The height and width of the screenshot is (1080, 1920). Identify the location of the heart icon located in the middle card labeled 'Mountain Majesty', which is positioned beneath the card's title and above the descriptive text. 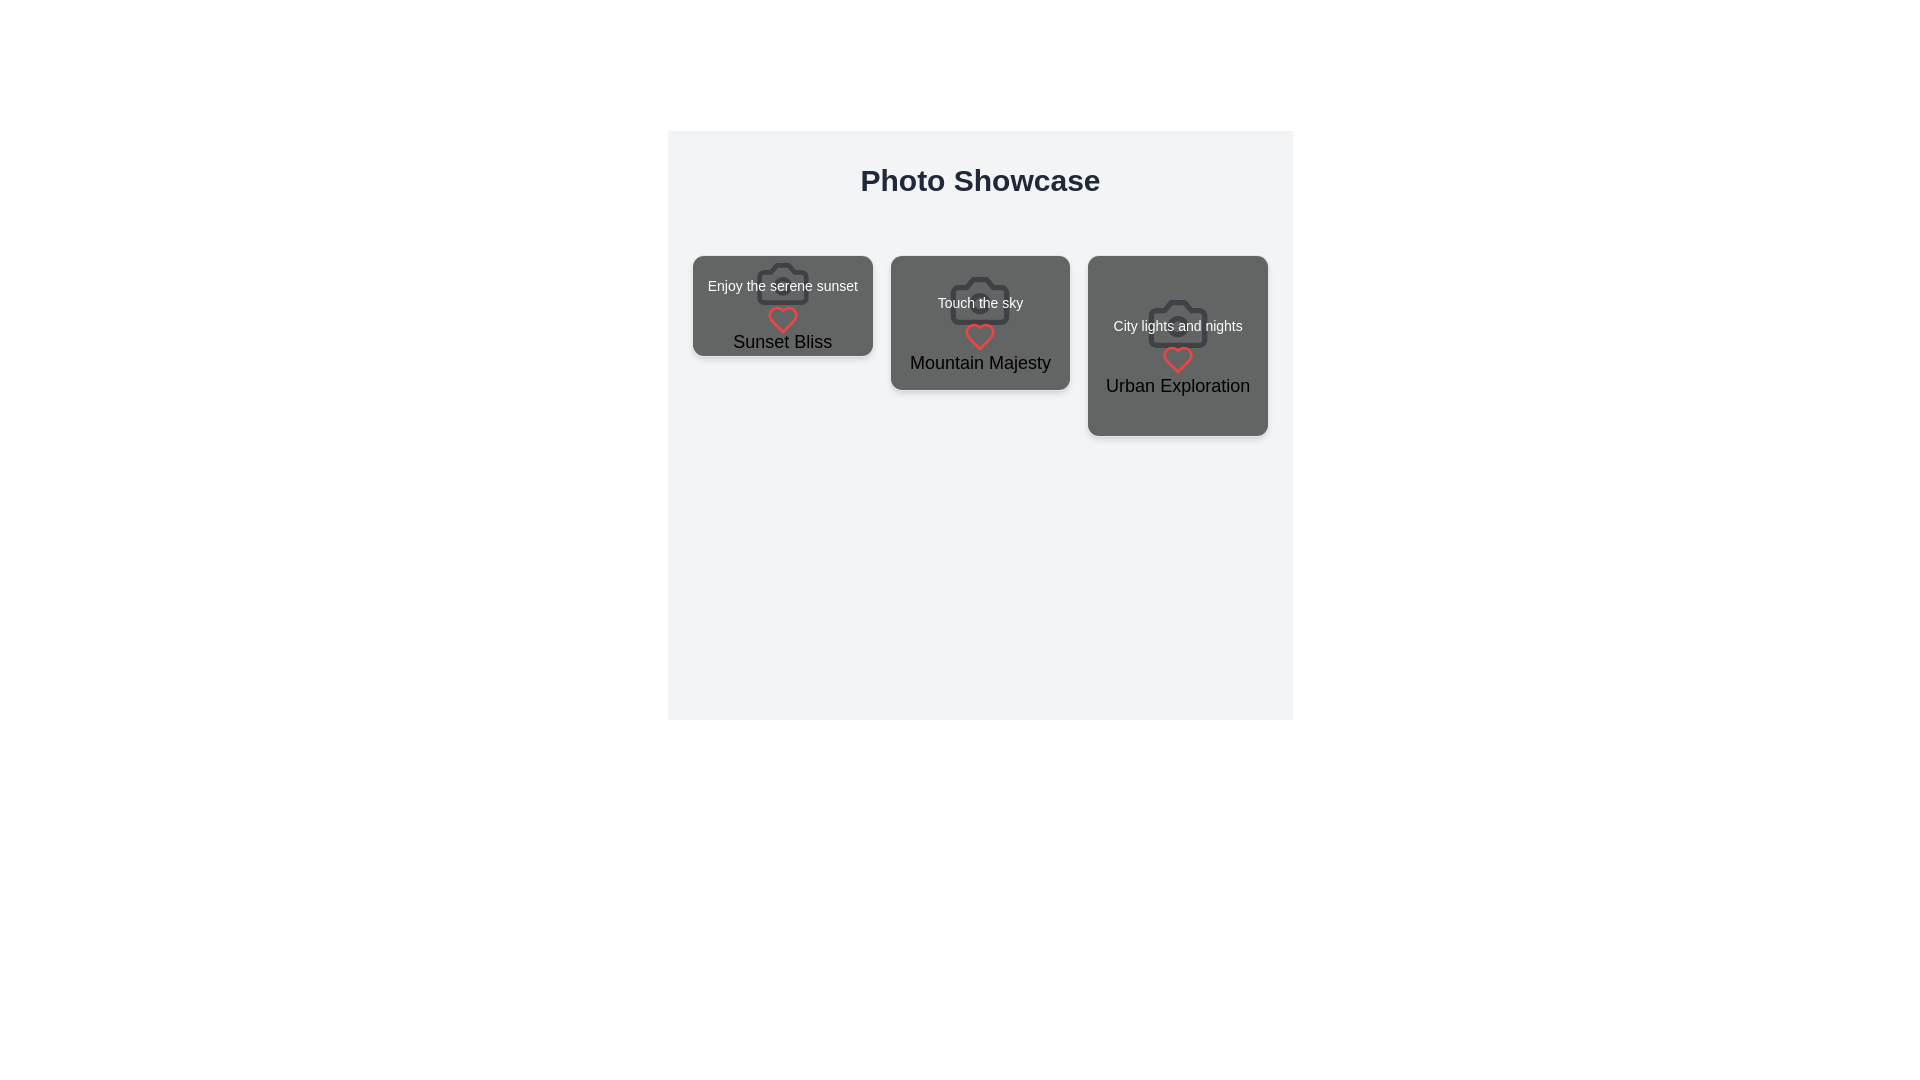
(980, 336).